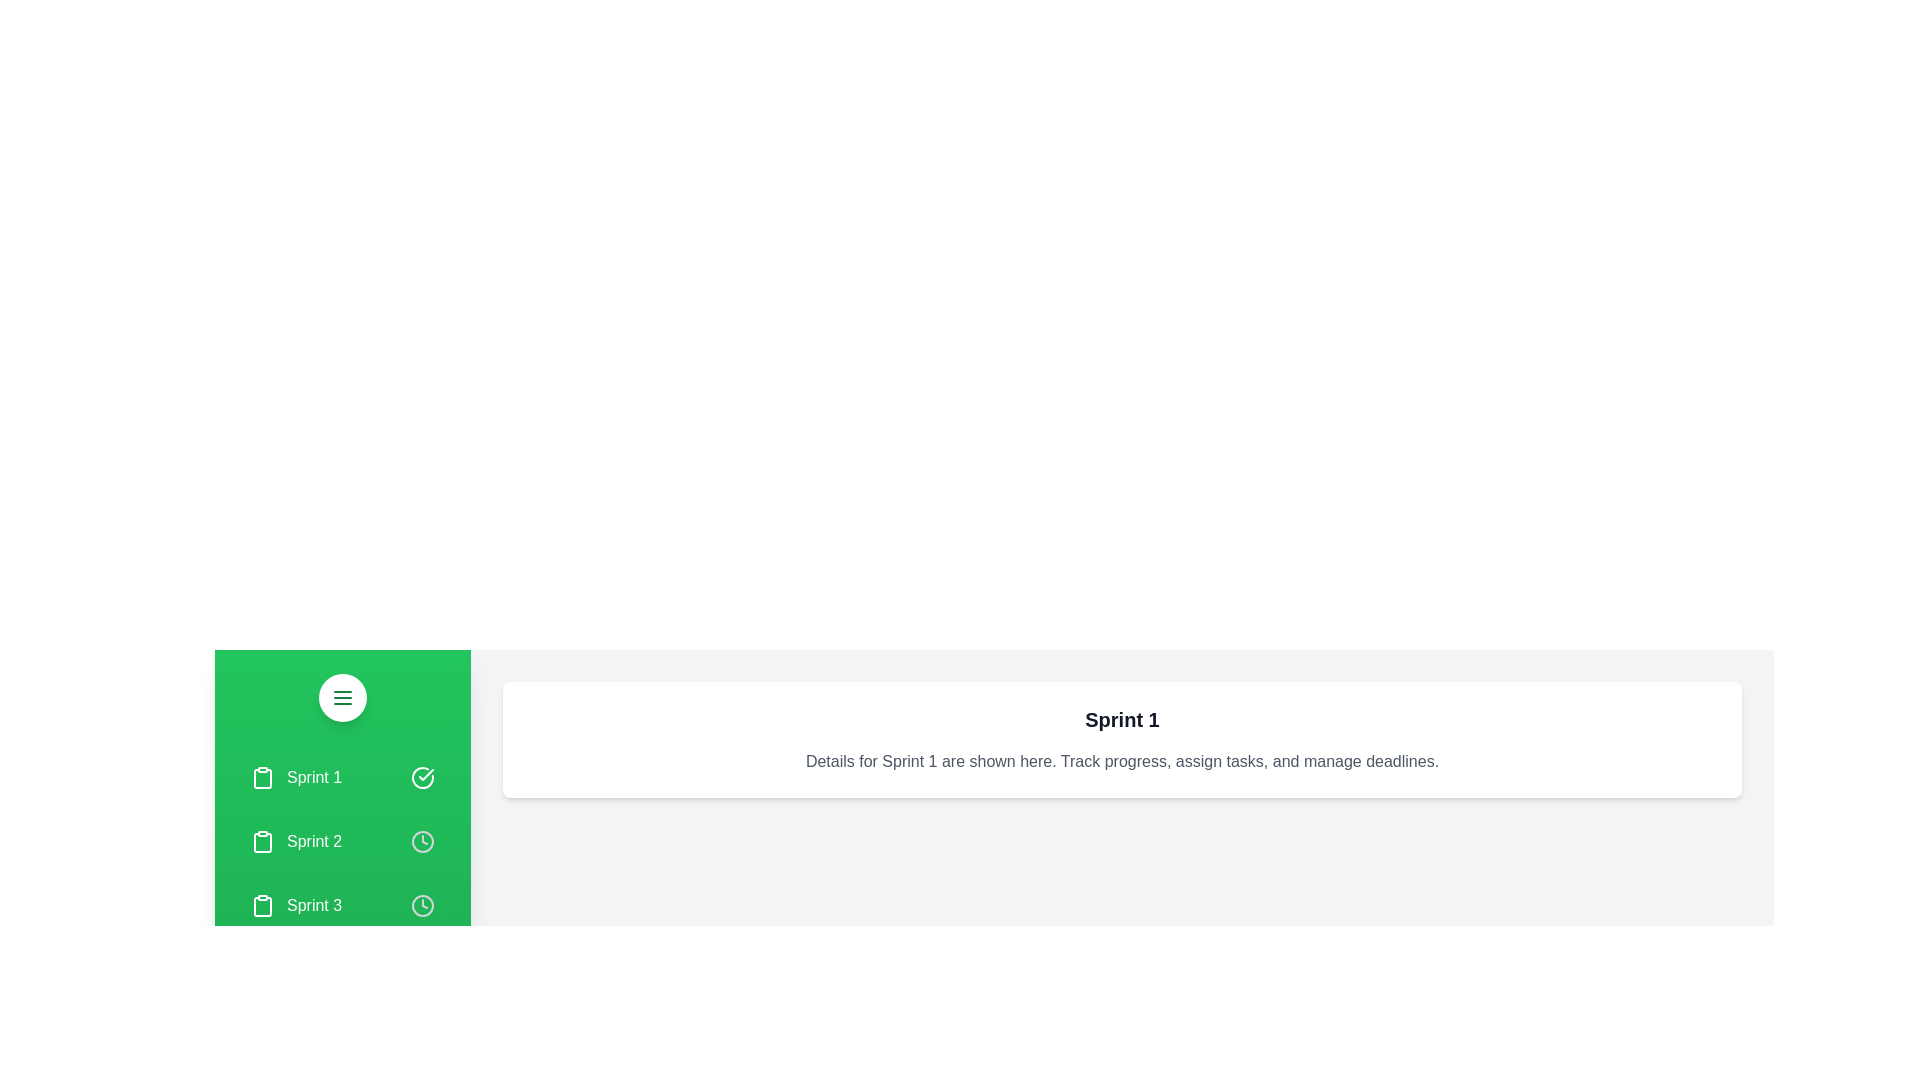  Describe the element at coordinates (342, 906) in the screenshot. I see `the sprint named Sprint 3 from the list` at that location.